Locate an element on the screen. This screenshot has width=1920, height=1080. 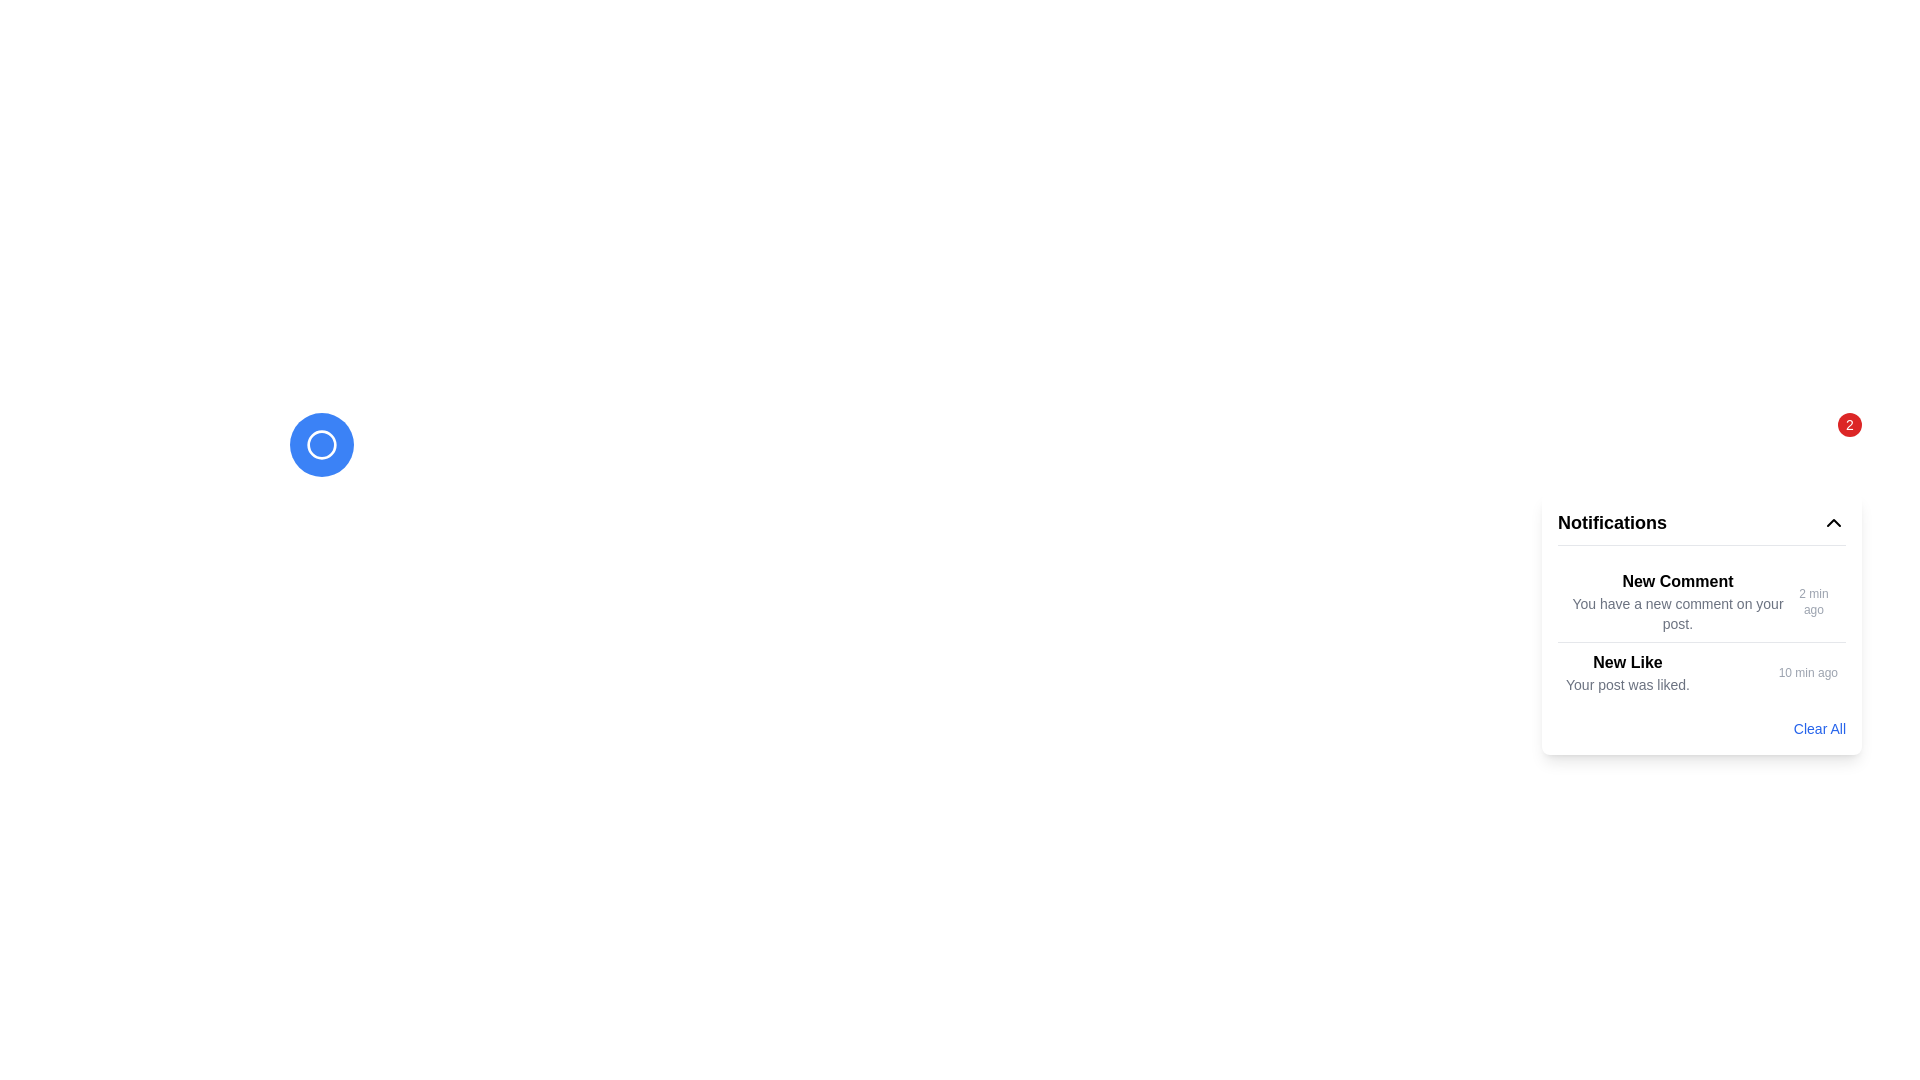
the centered blue button with a circular white inner border displaying the number '2' in white is located at coordinates (321, 443).